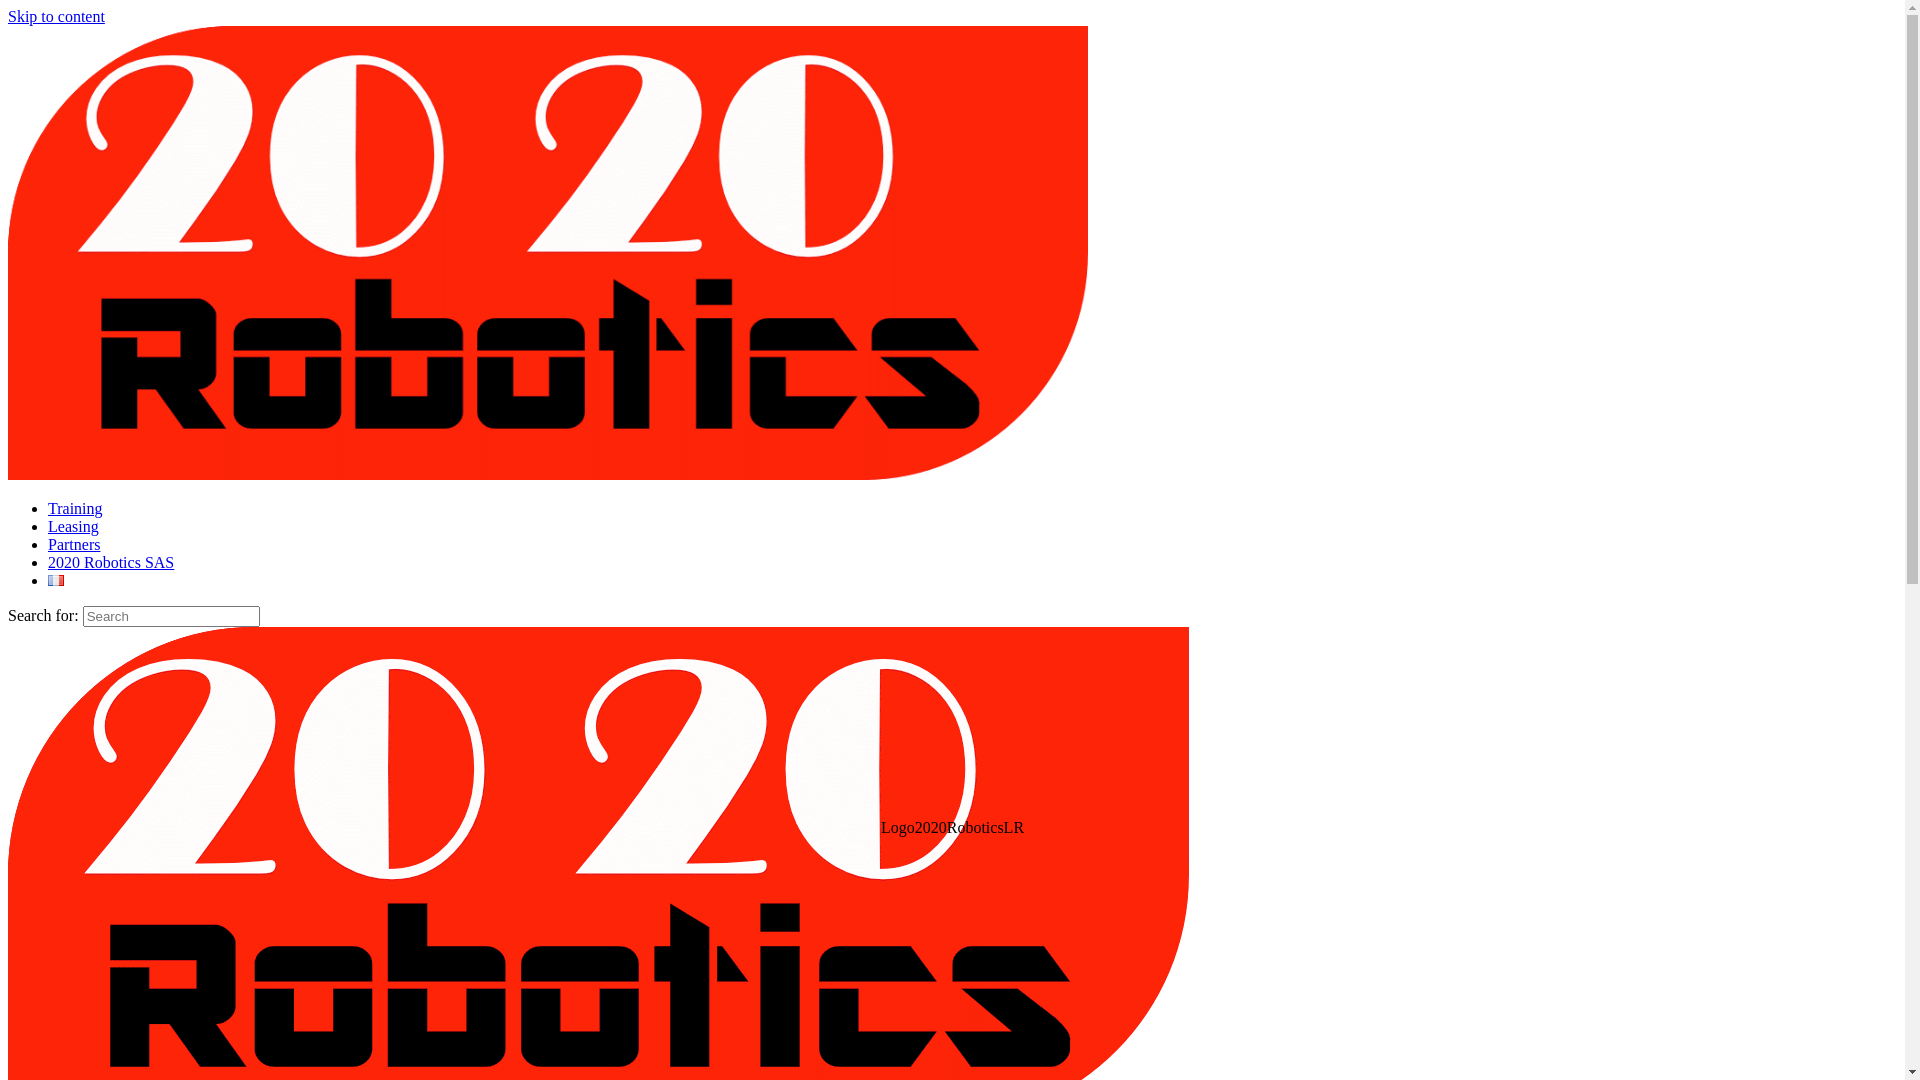 This screenshot has height=1080, width=1920. What do you see at coordinates (48, 525) in the screenshot?
I see `'Leasing'` at bounding box center [48, 525].